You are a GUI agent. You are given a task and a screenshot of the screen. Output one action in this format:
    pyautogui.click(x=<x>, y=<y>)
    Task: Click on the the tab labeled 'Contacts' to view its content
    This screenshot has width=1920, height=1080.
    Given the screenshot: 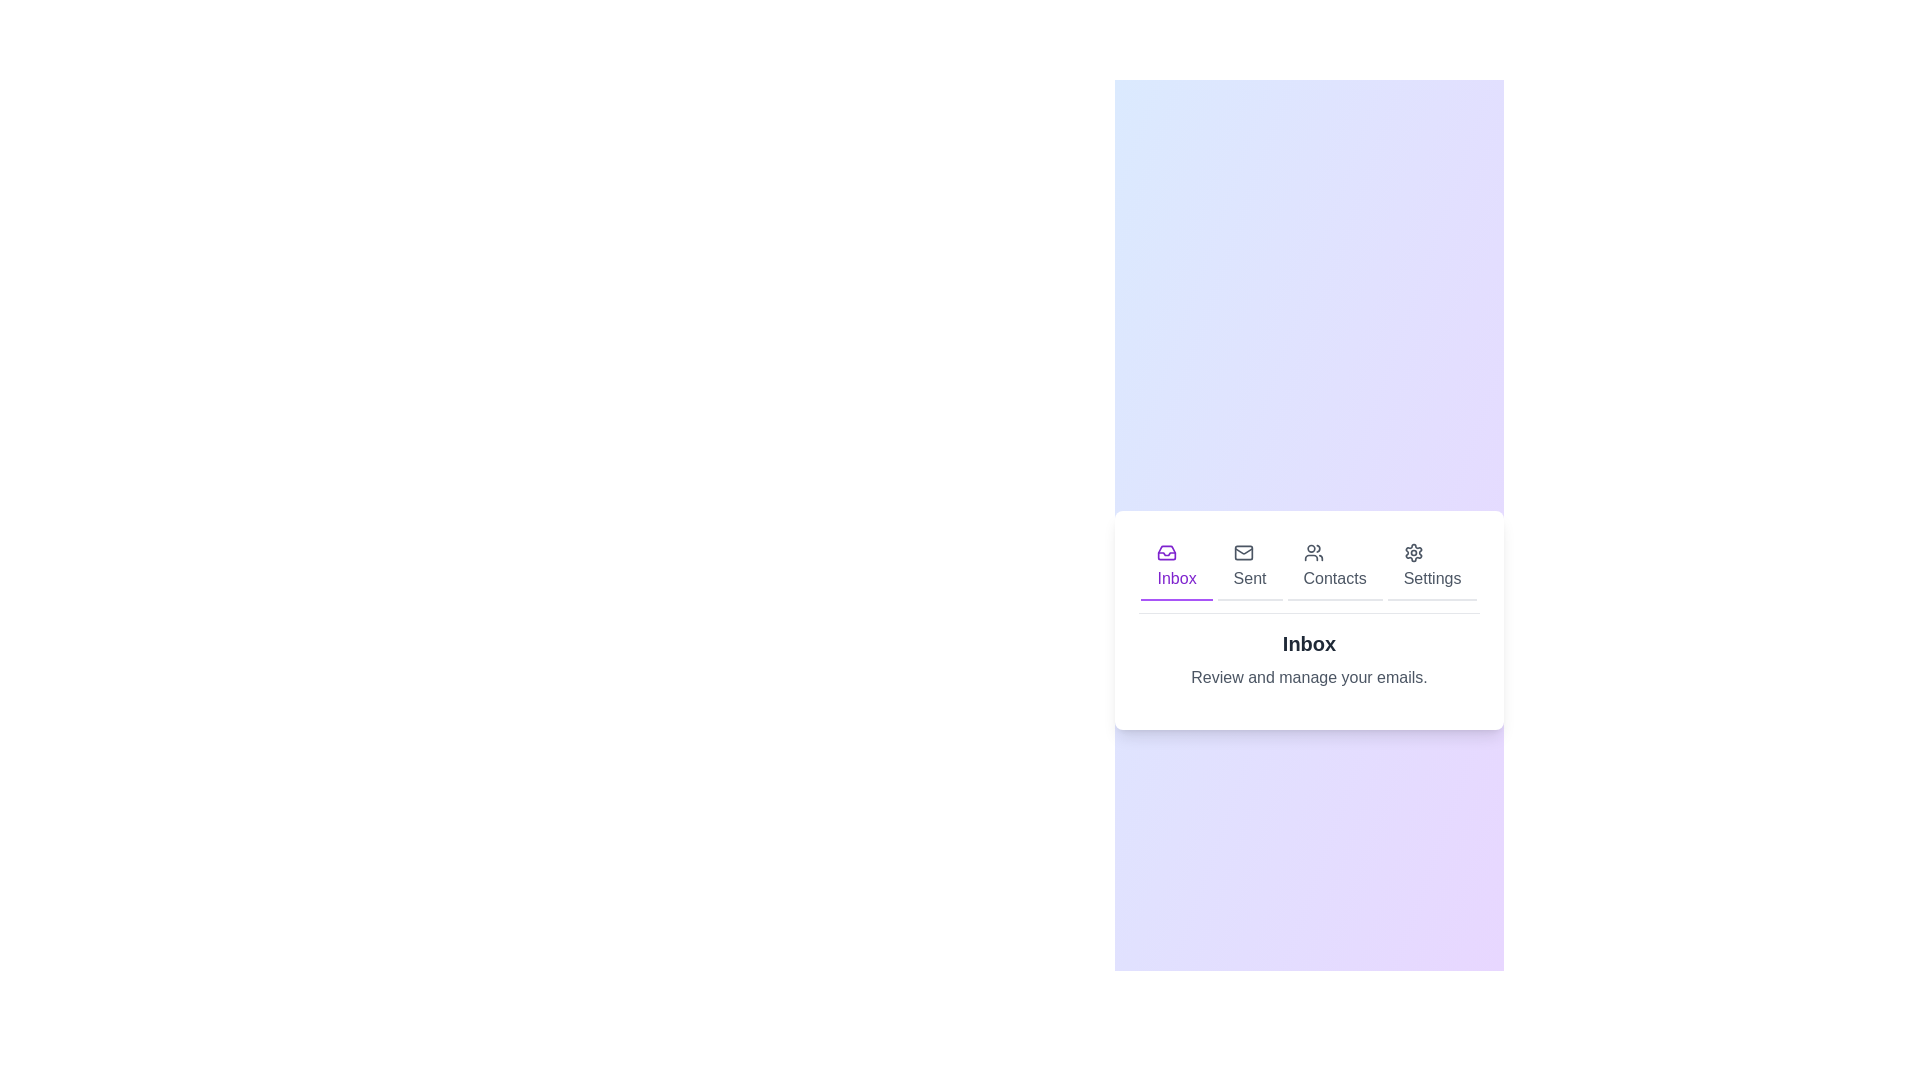 What is the action you would take?
    pyautogui.click(x=1334, y=567)
    